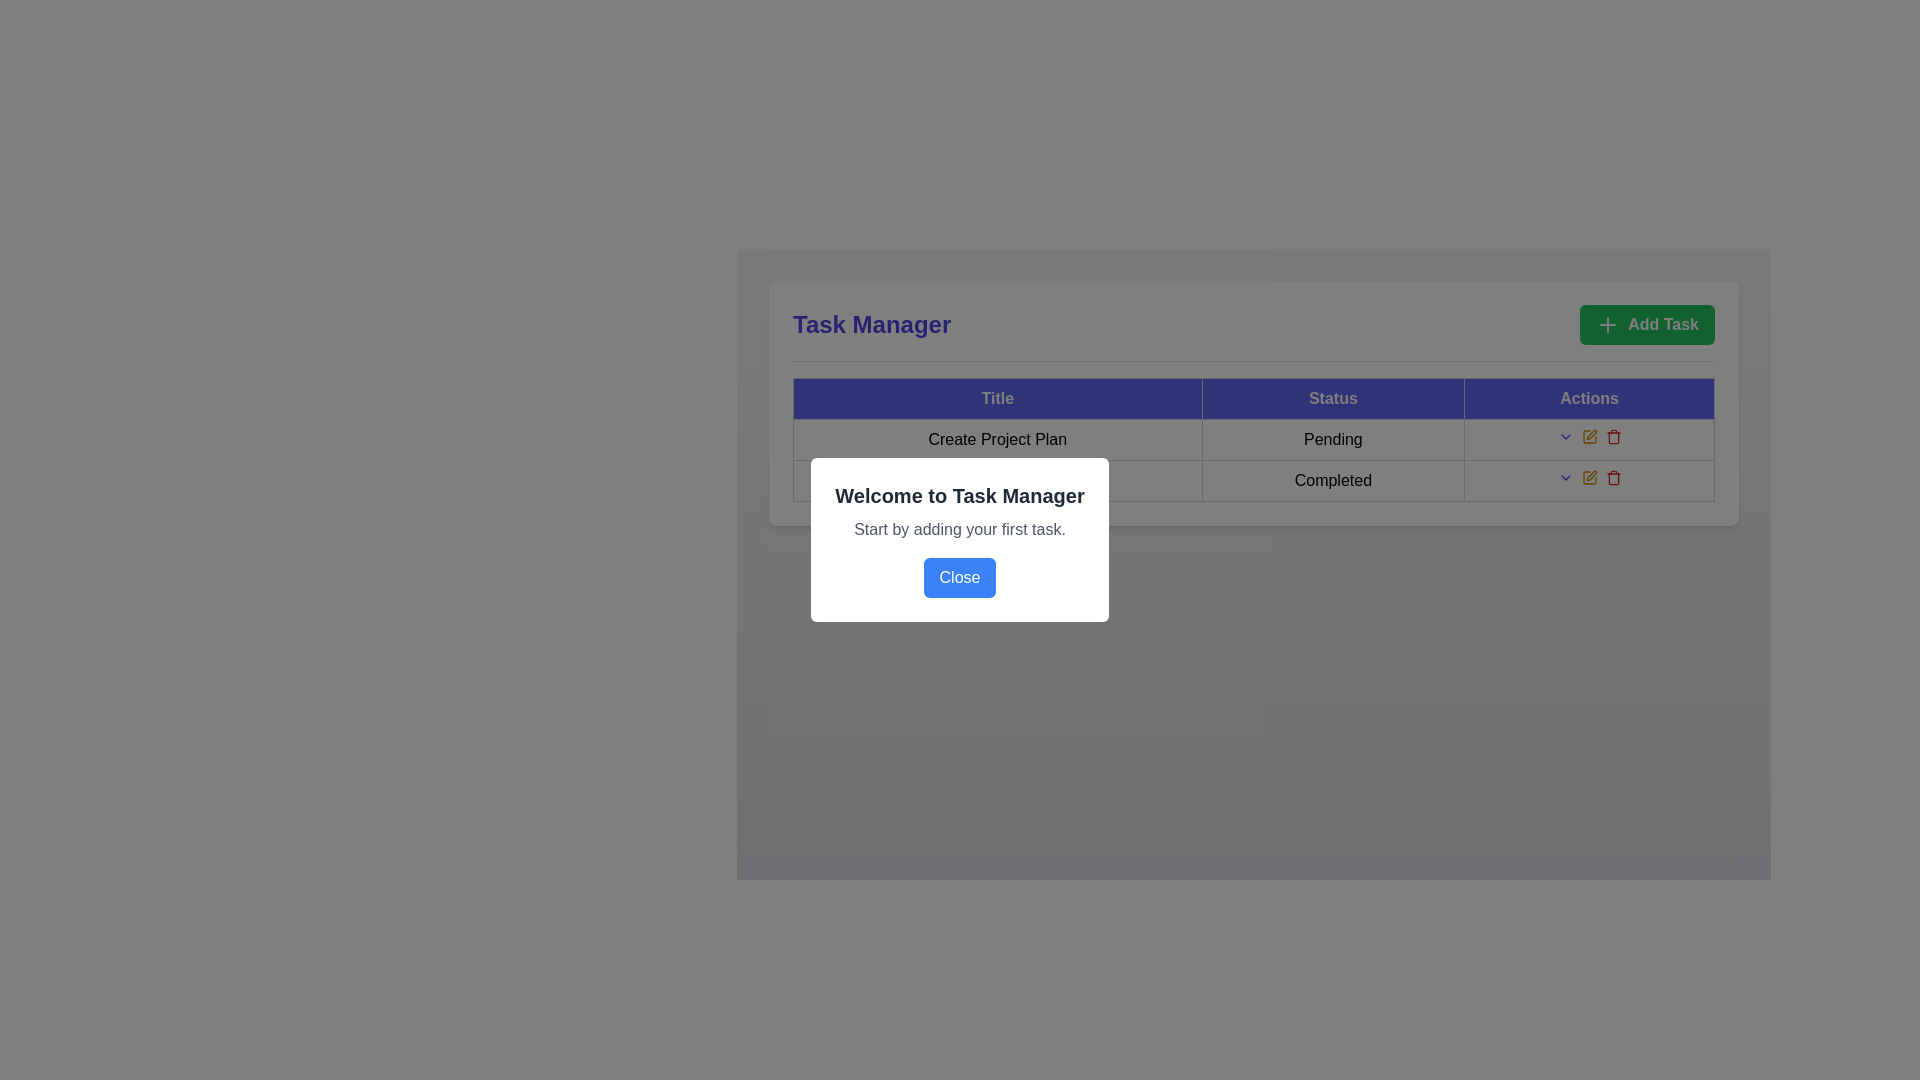  What do you see at coordinates (1252, 481) in the screenshot?
I see `the table cell displaying 'Completed' located in the second row under the 'Status' column` at bounding box center [1252, 481].